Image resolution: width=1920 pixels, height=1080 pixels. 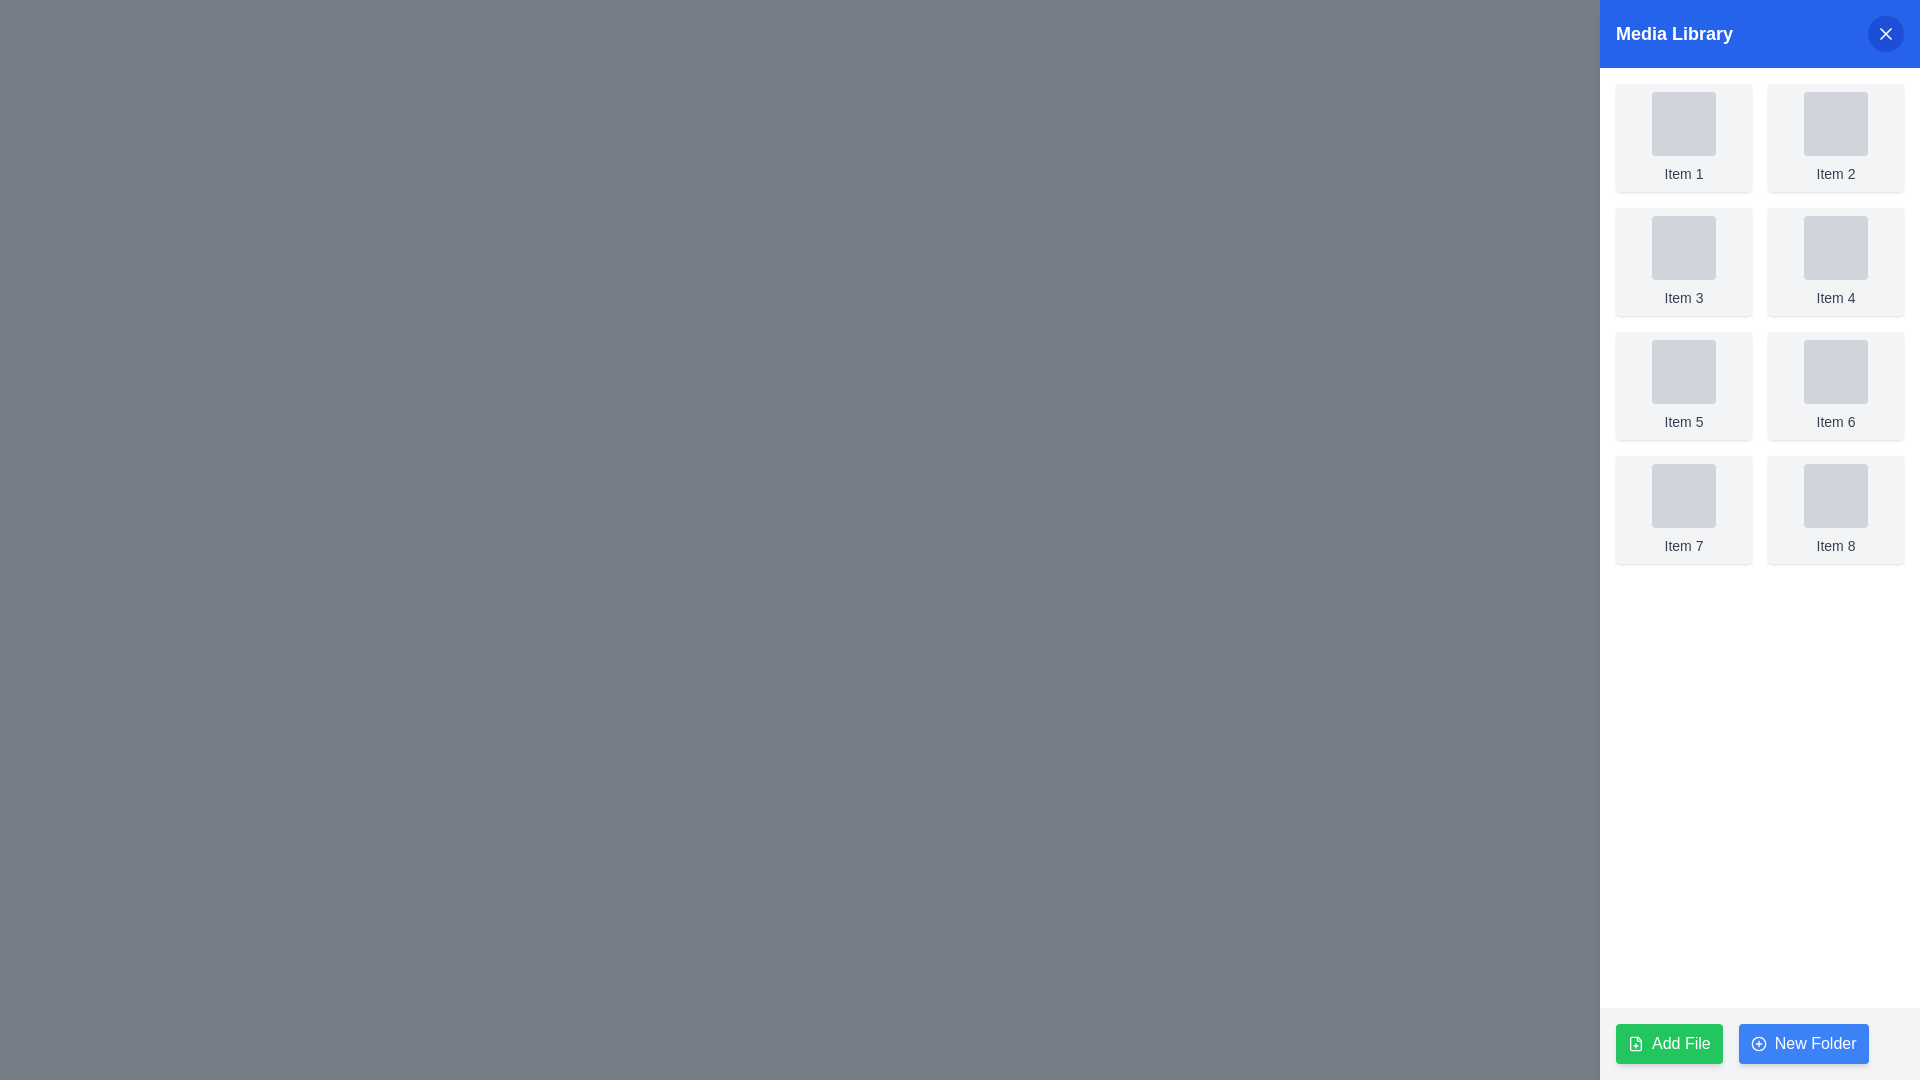 I want to click on displayed text from the Text label located at the bottom of the first column in the Media Library section, which provides a description for the associated media item, so click(x=1683, y=172).